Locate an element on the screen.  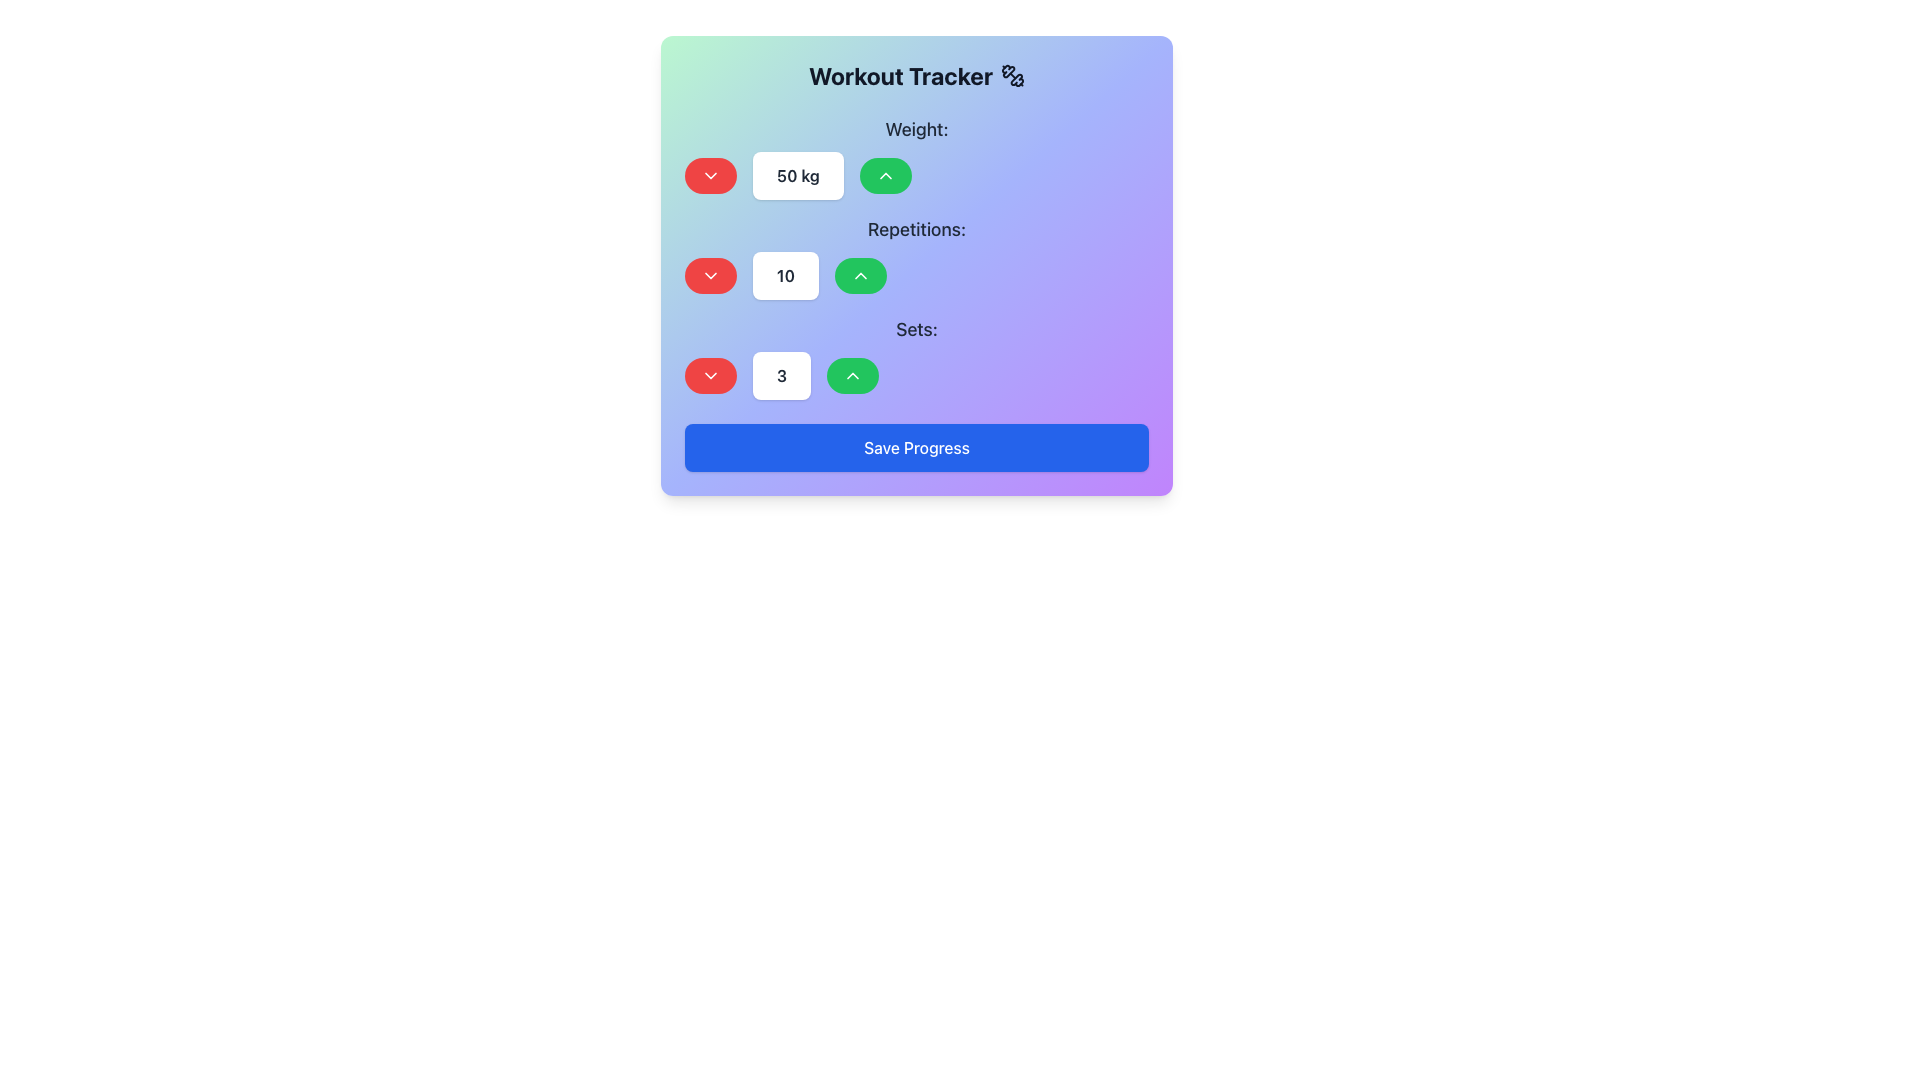
the leftmost button in the horizontal group associated with the 'Weight' field to decrease the displayed weight value is located at coordinates (710, 175).